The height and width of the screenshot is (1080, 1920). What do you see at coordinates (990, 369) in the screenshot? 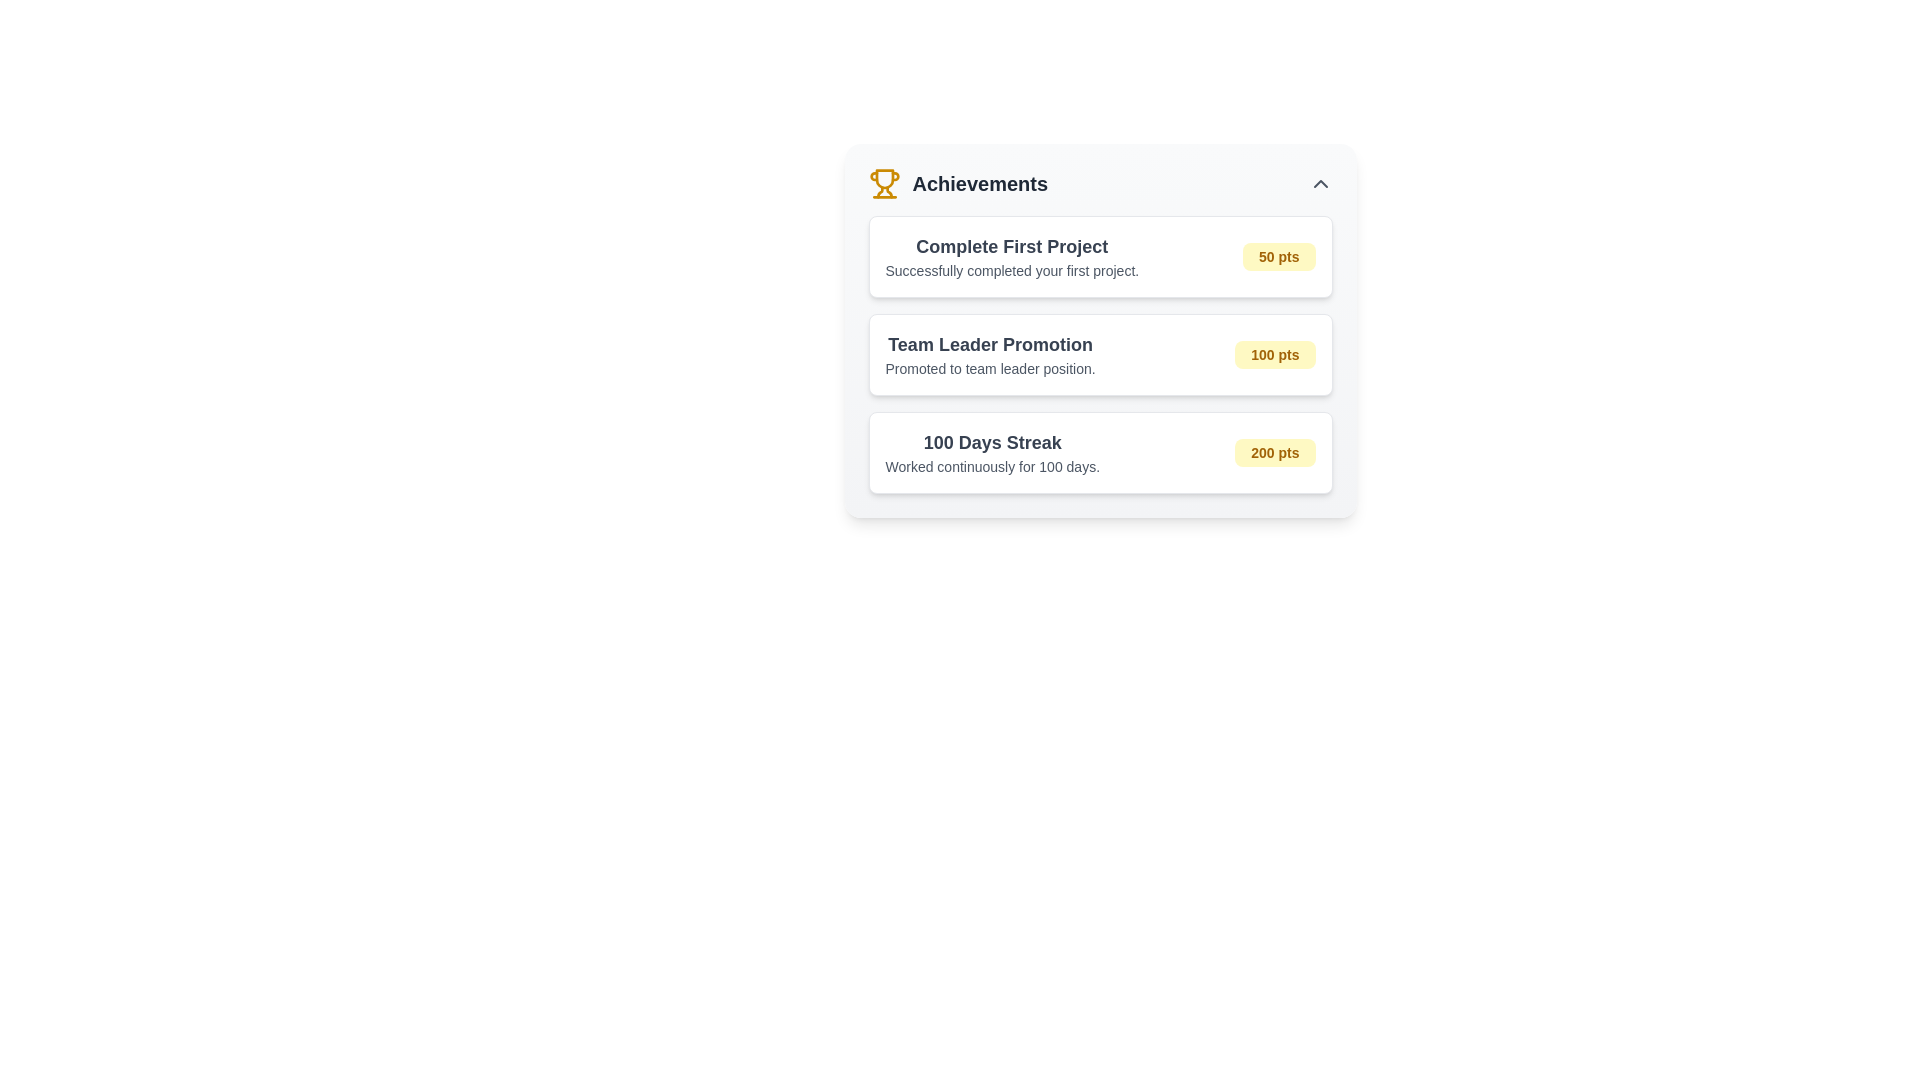
I see `text from the text label displaying 'Promoted to team leader position.' located directly below the title 'Team Leader Promotion' in the achievement description section` at bounding box center [990, 369].